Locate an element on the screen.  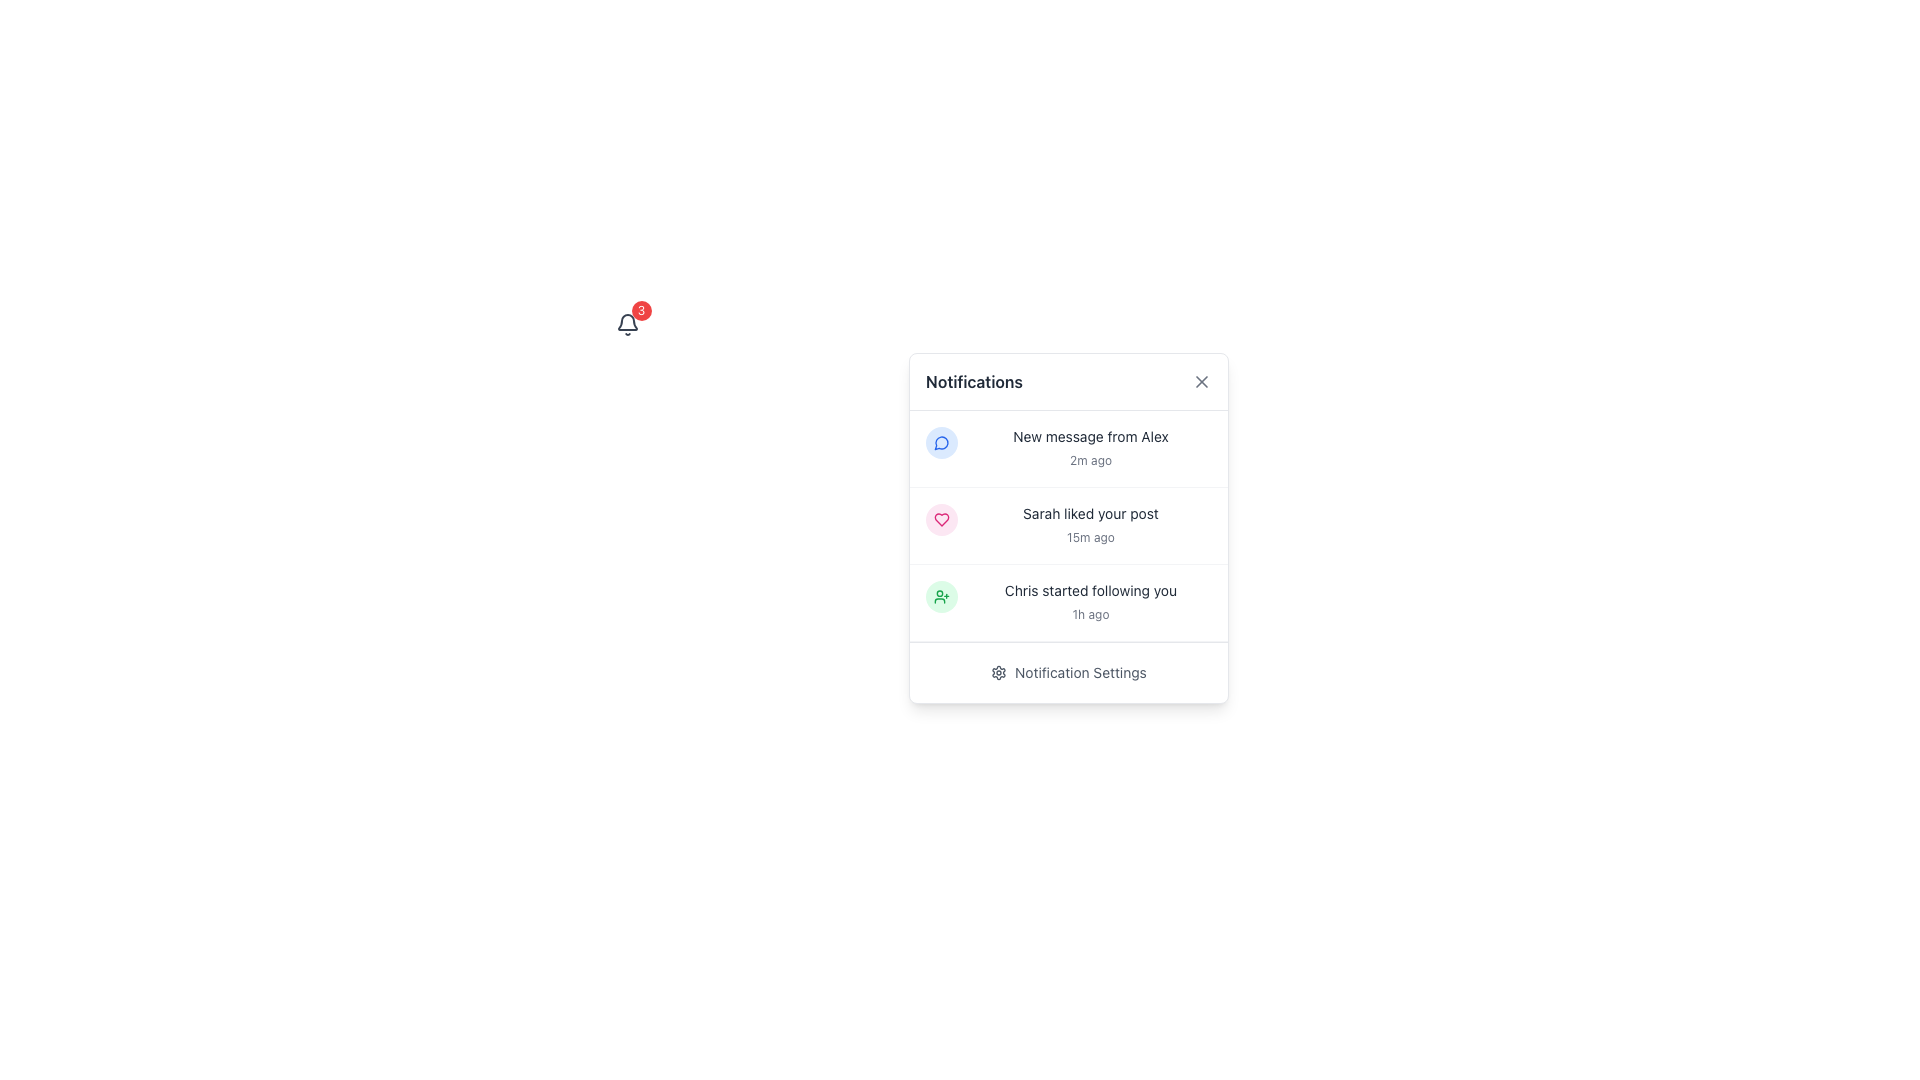
the notification icon that symbolizes direct messages or comment interactions, which is centrally located within the application window in the notification panel is located at coordinates (940, 442).